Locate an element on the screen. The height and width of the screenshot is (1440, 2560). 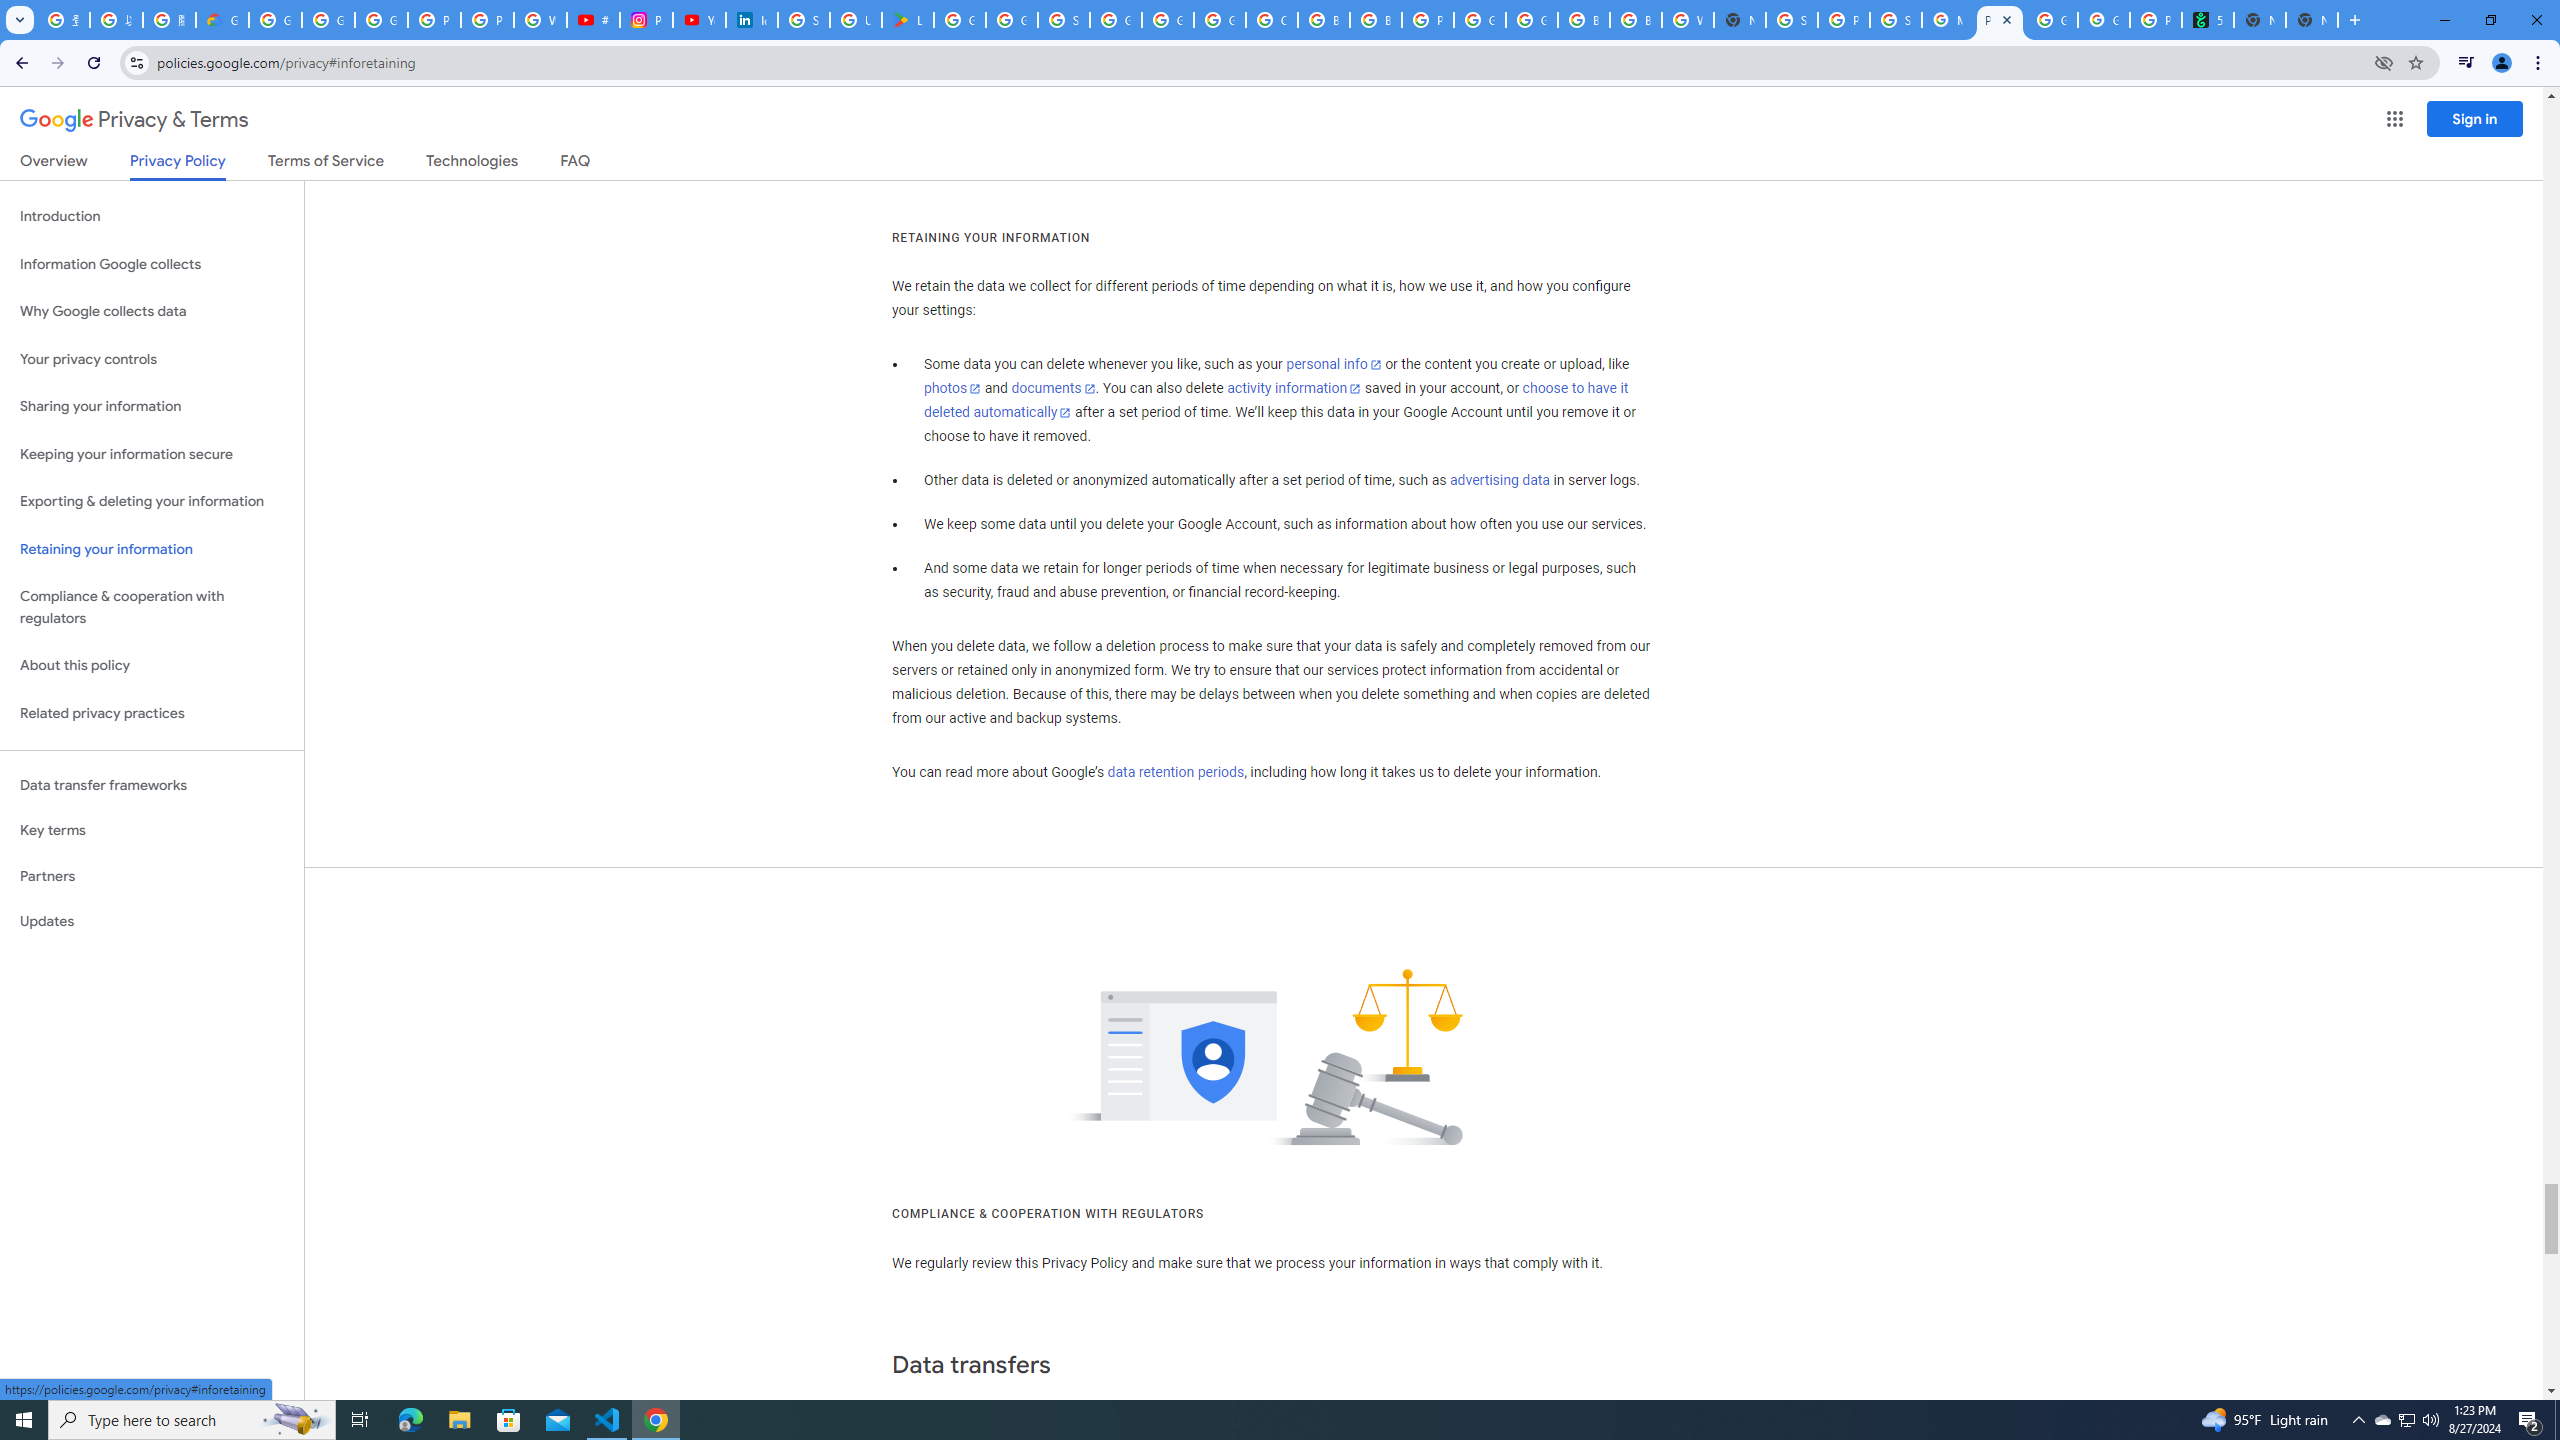
'#nbabasketballhighlights - YouTube' is located at coordinates (592, 19).